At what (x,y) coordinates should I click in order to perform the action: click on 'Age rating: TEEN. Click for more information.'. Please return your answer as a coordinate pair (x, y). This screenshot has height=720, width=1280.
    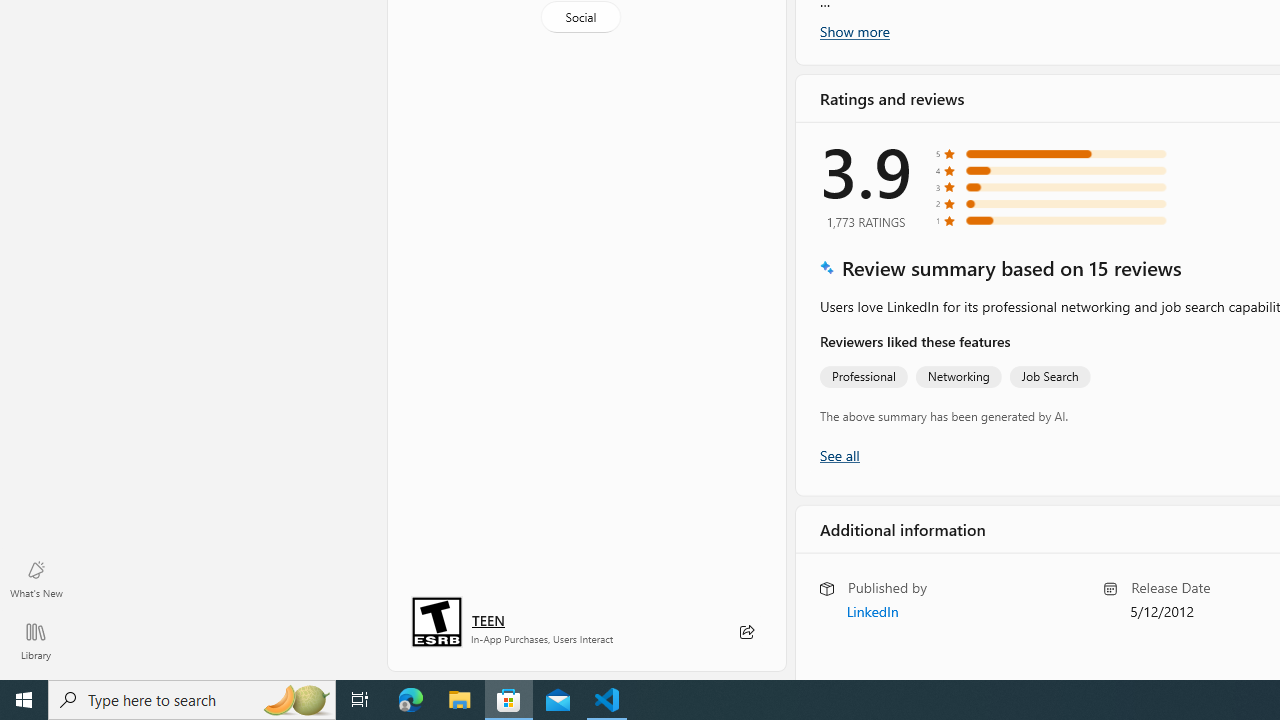
    Looking at the image, I should click on (488, 618).